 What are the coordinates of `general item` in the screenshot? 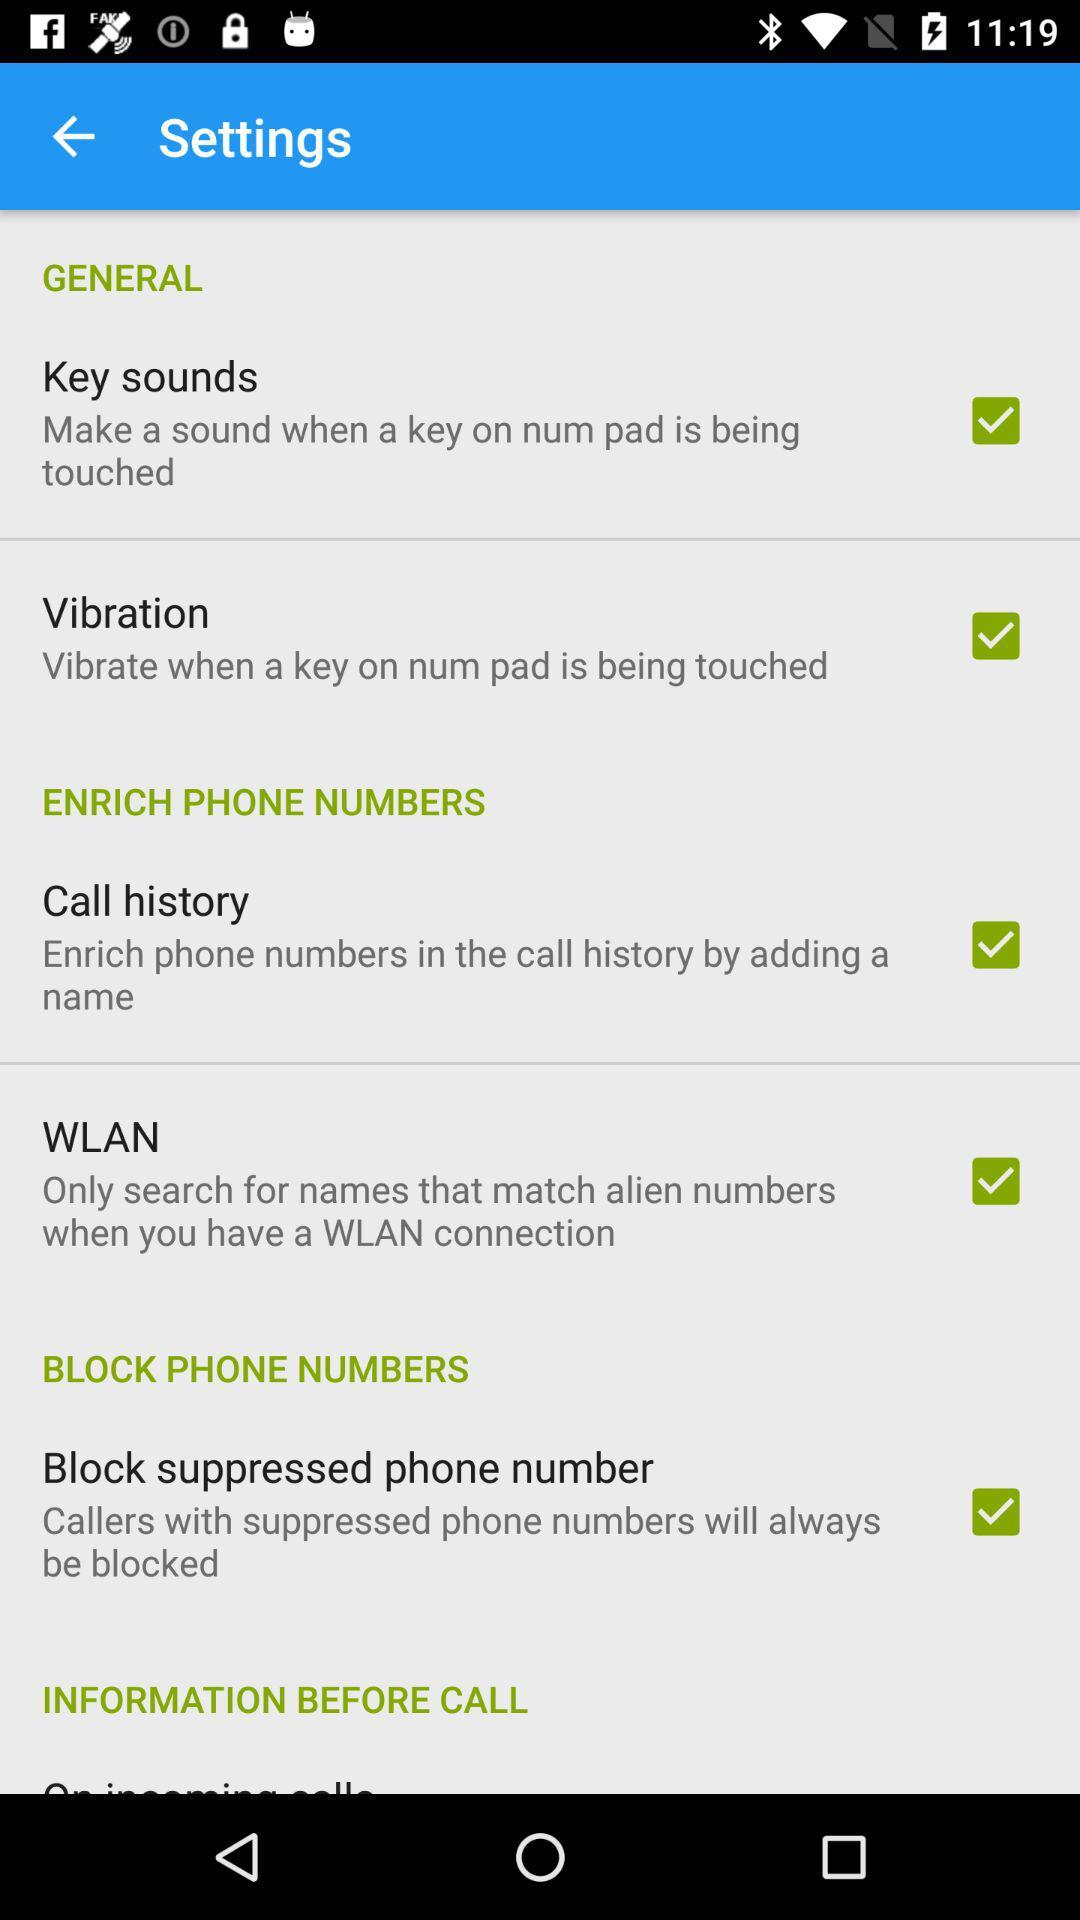 It's located at (540, 254).